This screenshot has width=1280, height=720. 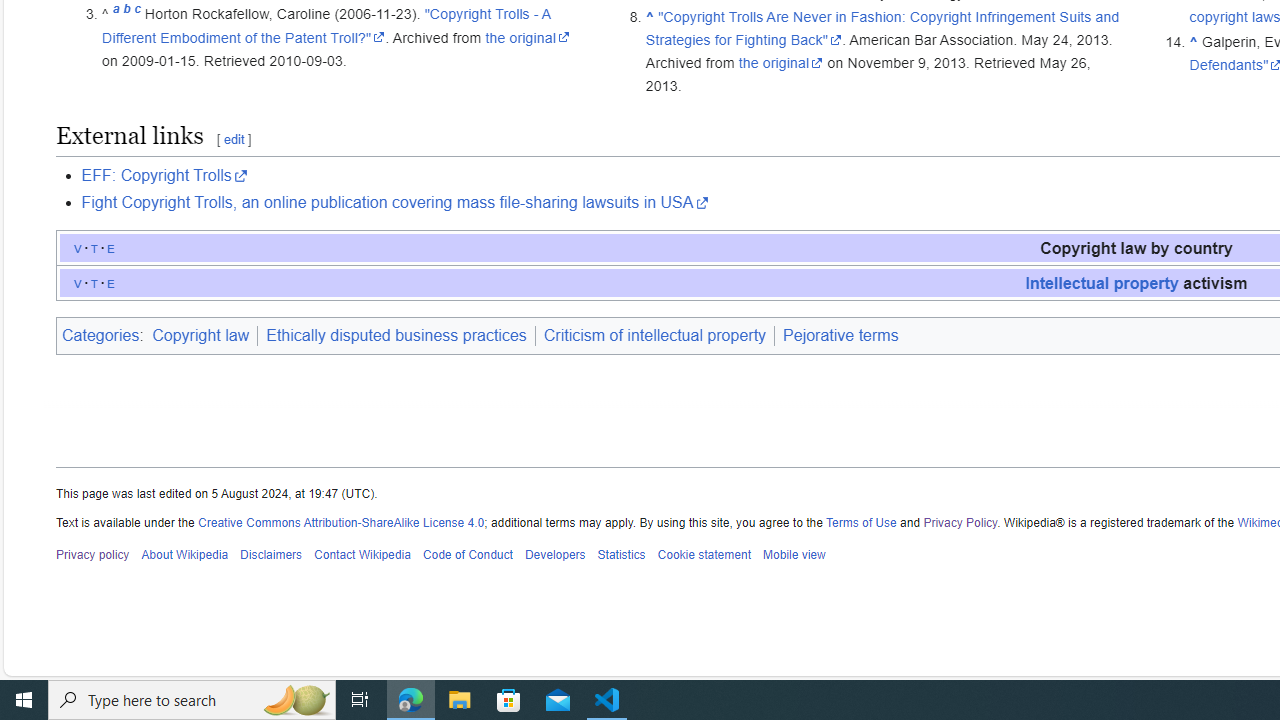 I want to click on 'Developers', so click(x=554, y=555).